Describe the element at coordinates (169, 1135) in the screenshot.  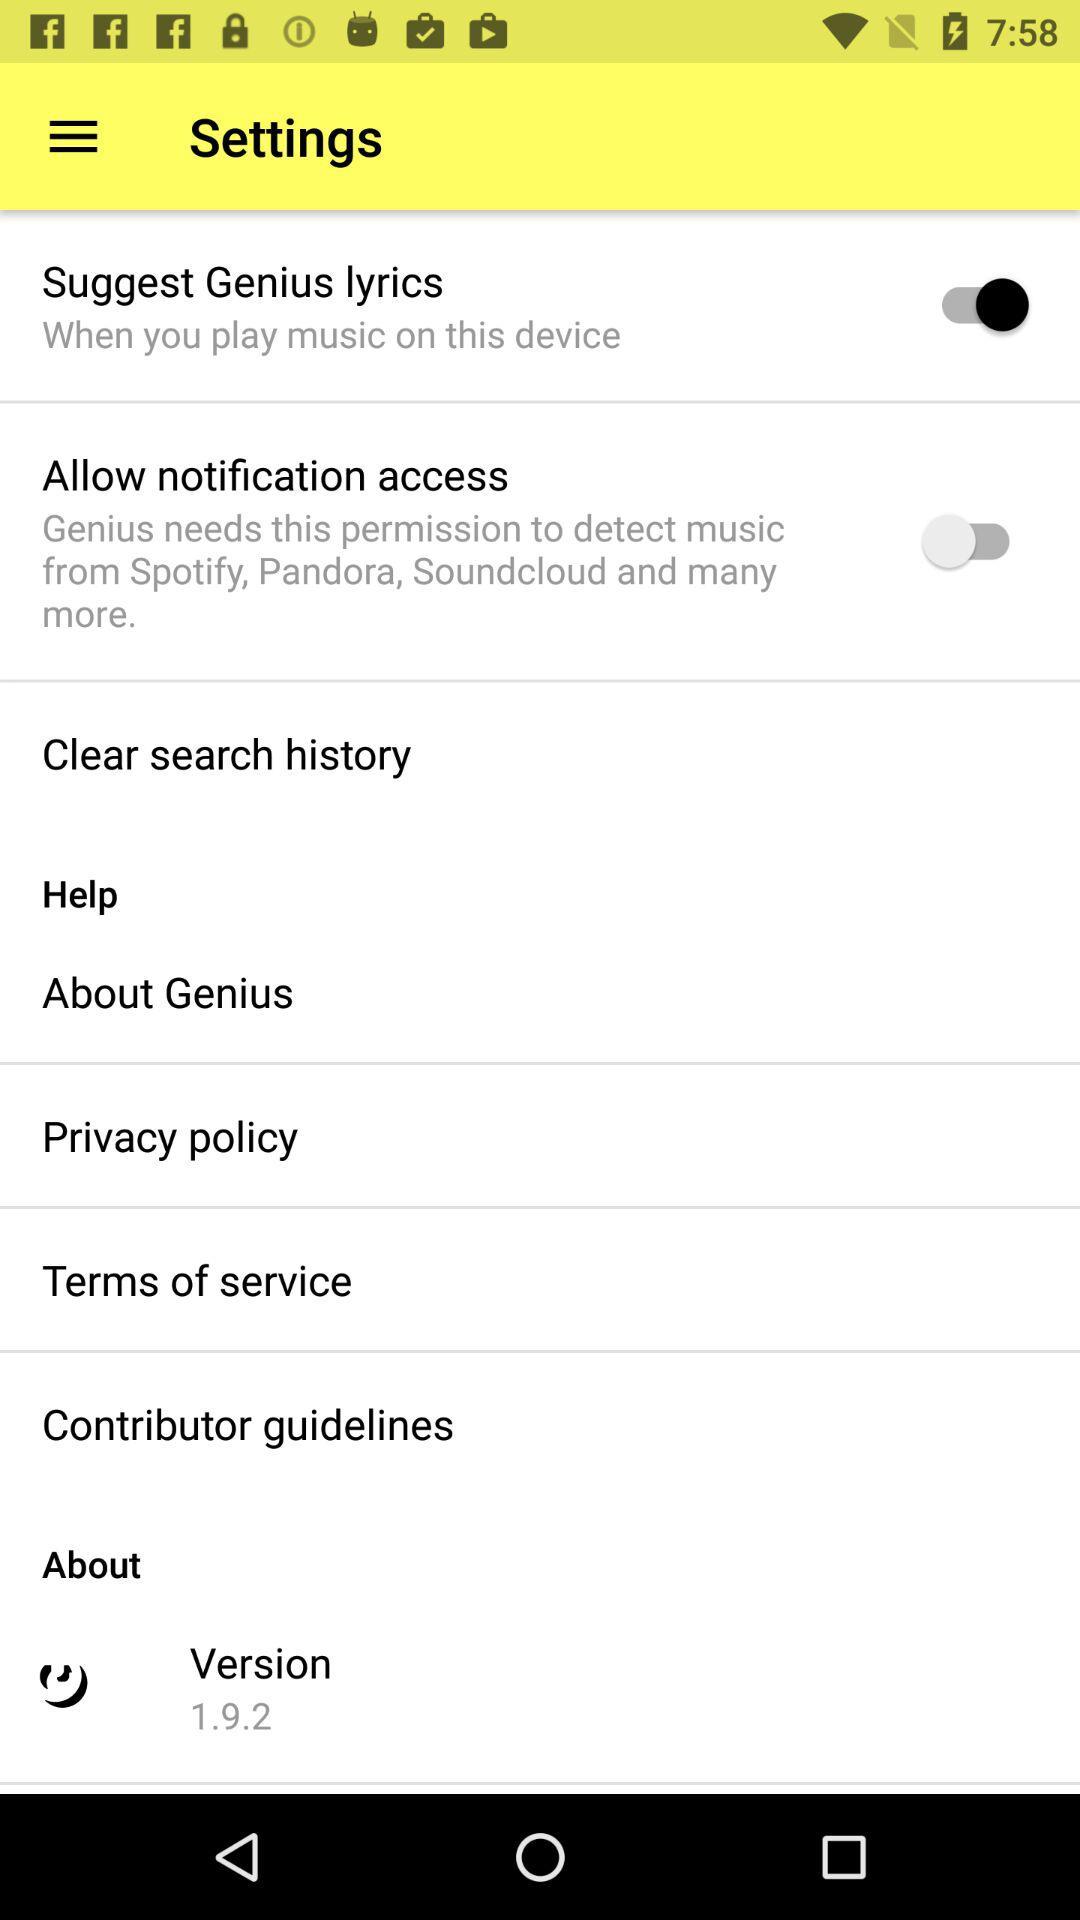
I see `the icon above terms of service icon` at that location.